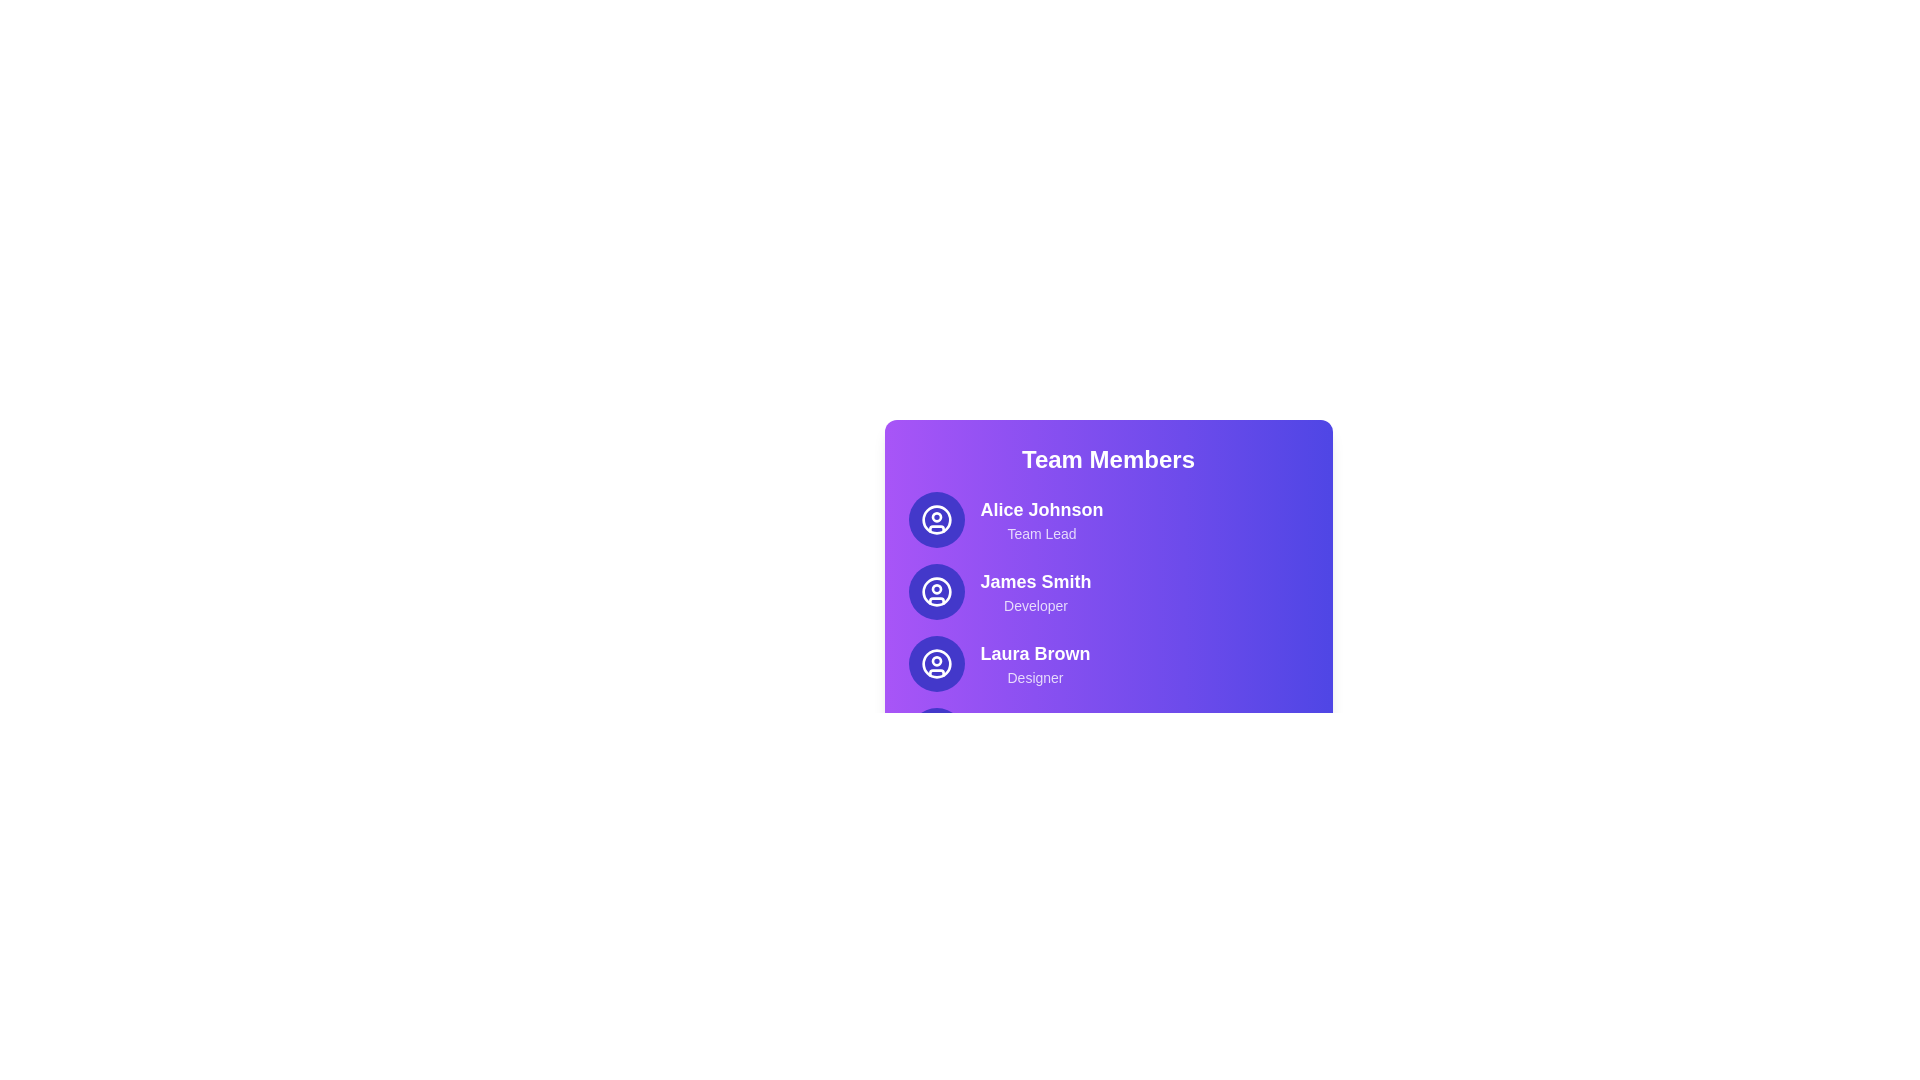 The image size is (1920, 1080). I want to click on the User Avatar Icon representing Alice Johnson, which is the first avatar in the vertical list of team members within the purple panel titled 'Team Members.', so click(935, 519).